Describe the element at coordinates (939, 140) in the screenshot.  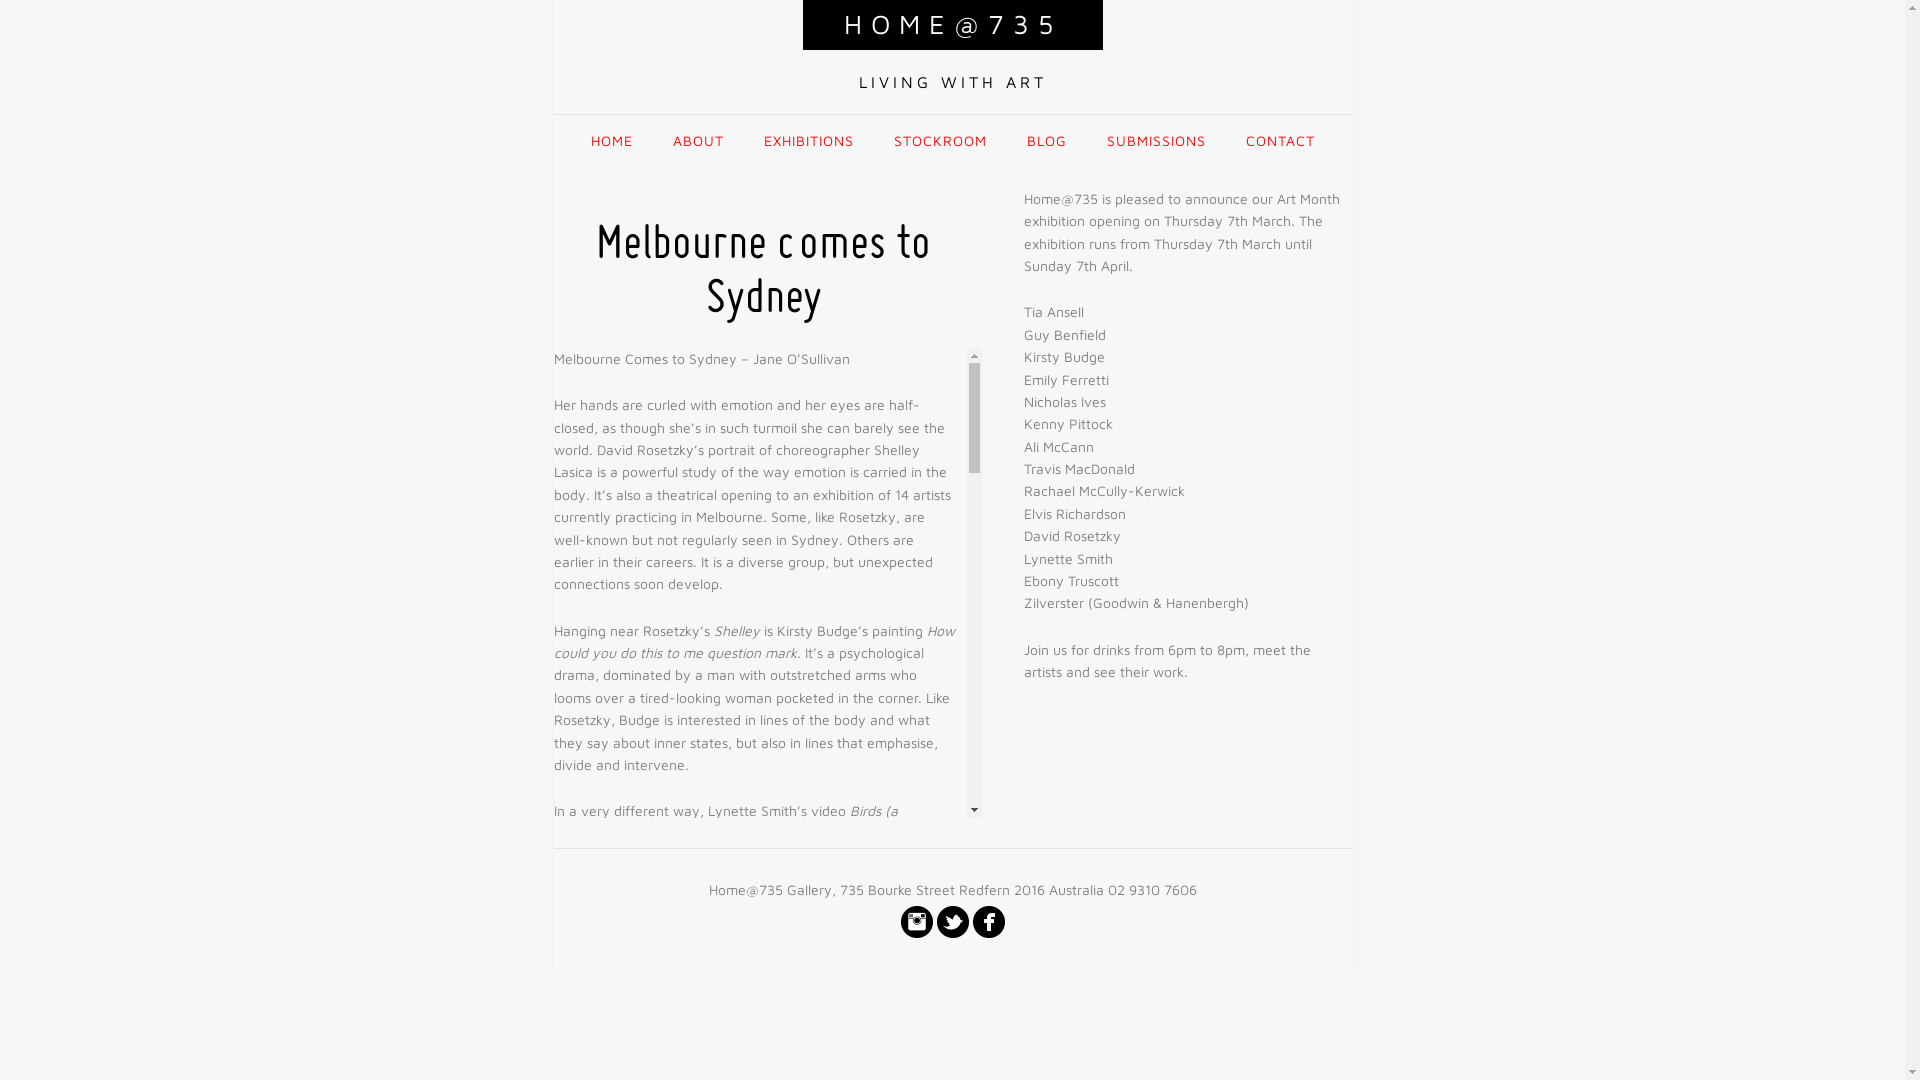
I see `'STOCKROOM'` at that location.